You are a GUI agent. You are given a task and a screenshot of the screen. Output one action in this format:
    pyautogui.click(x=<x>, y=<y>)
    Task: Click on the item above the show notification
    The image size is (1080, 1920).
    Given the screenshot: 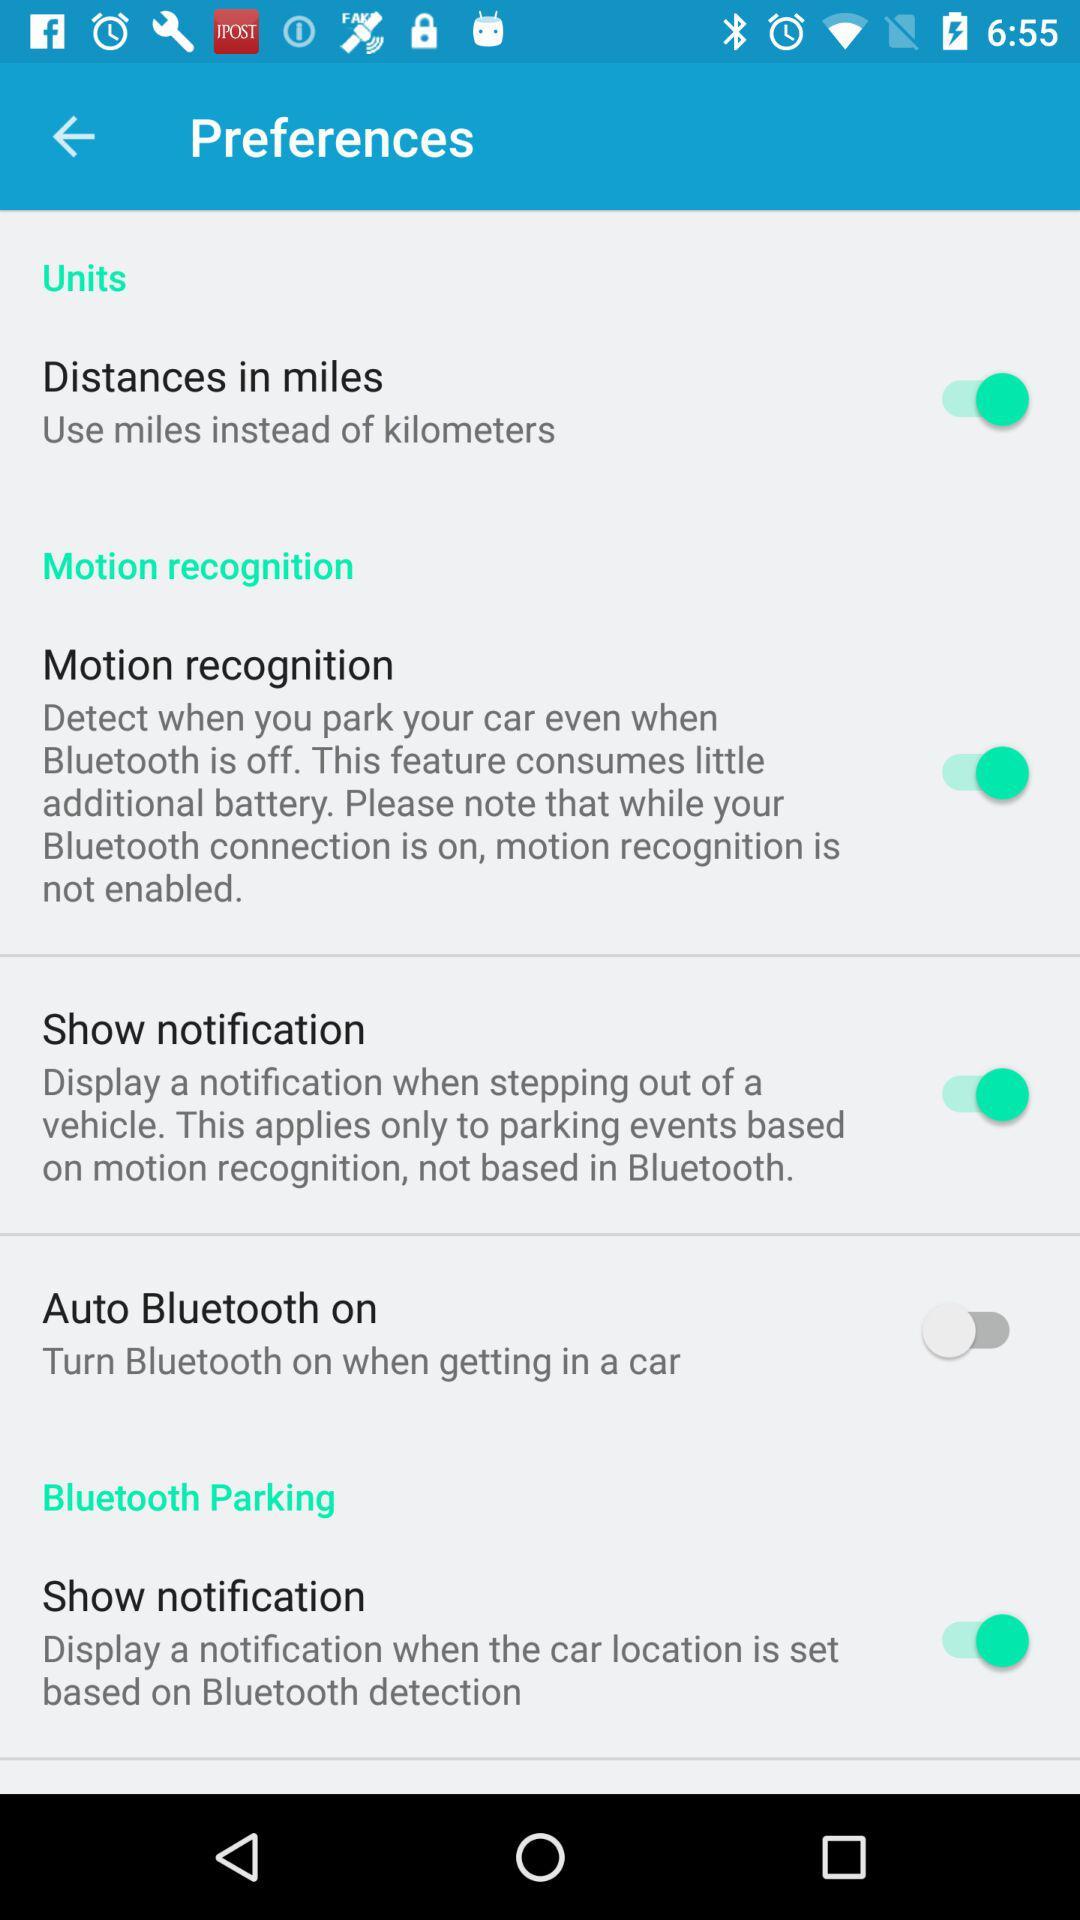 What is the action you would take?
    pyautogui.click(x=456, y=801)
    